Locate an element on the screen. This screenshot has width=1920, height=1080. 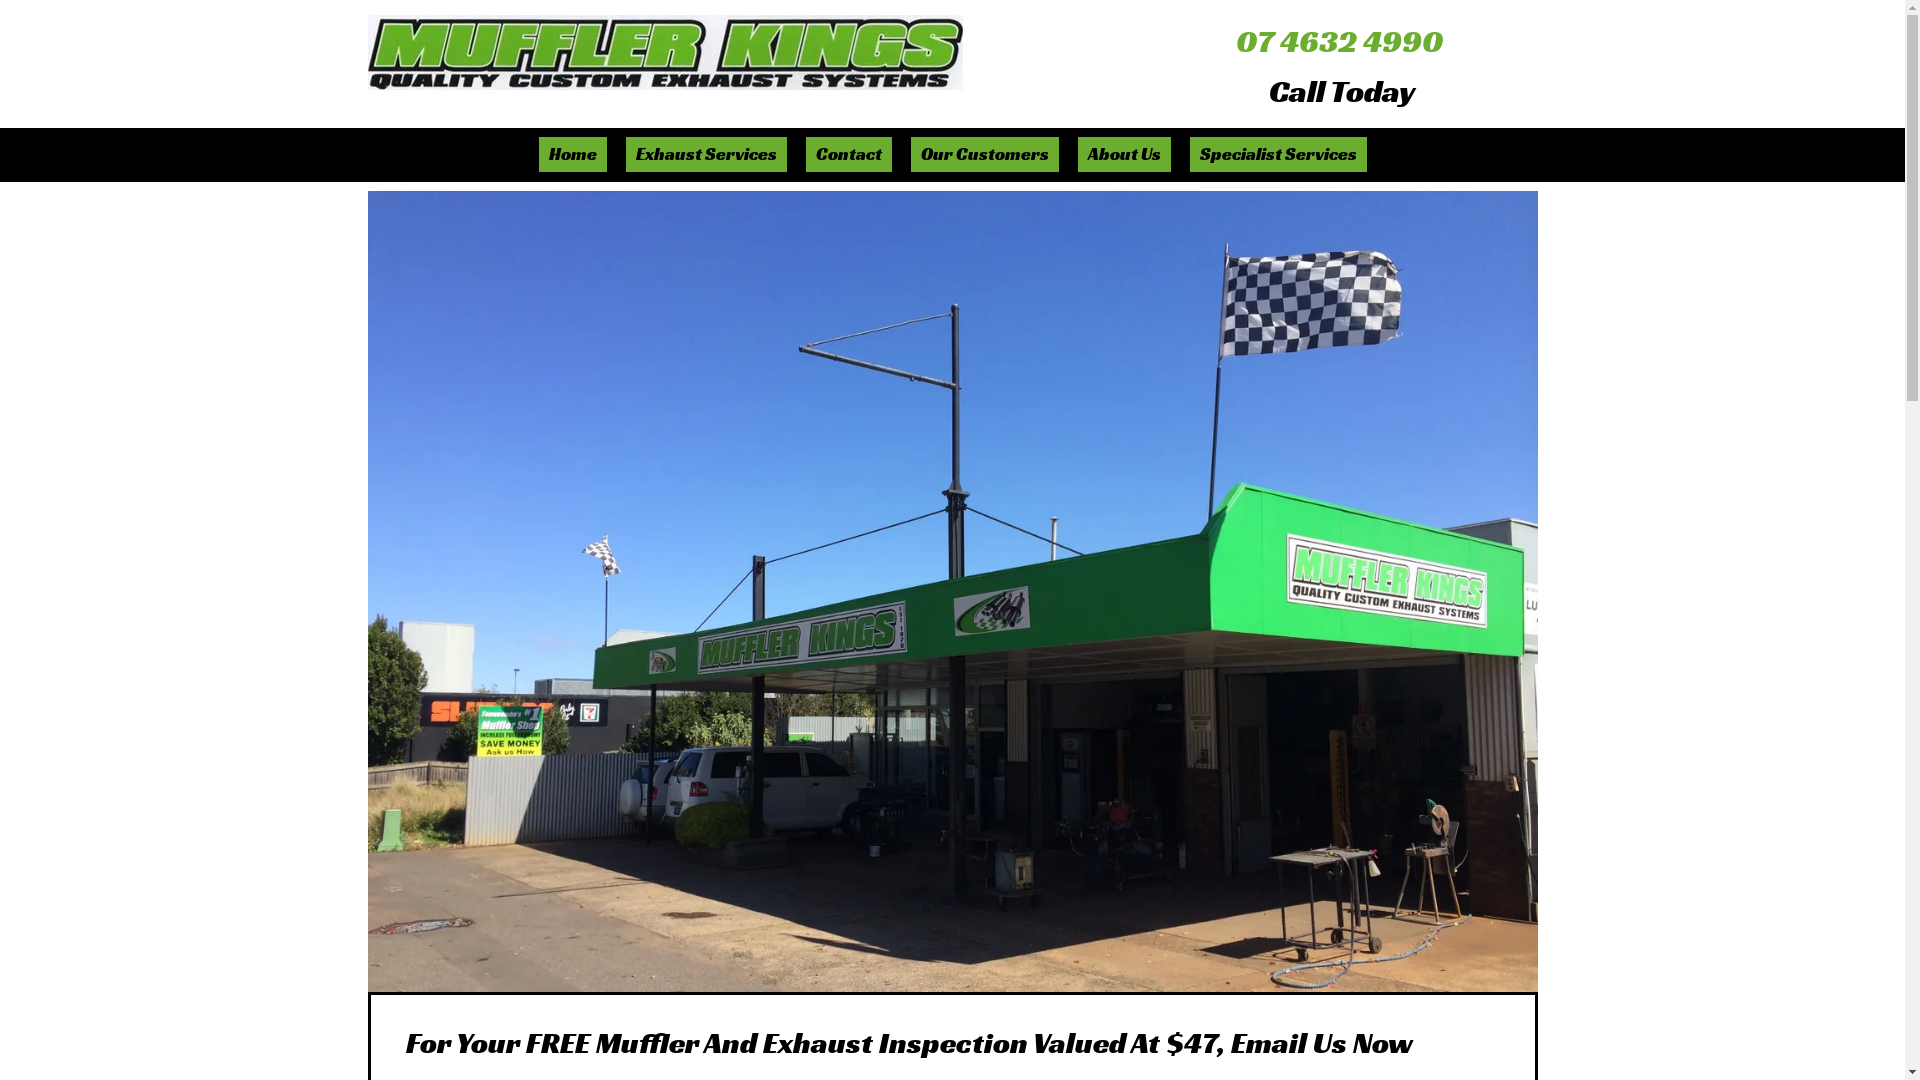
'07 4632 4990' is located at coordinates (1339, 40).